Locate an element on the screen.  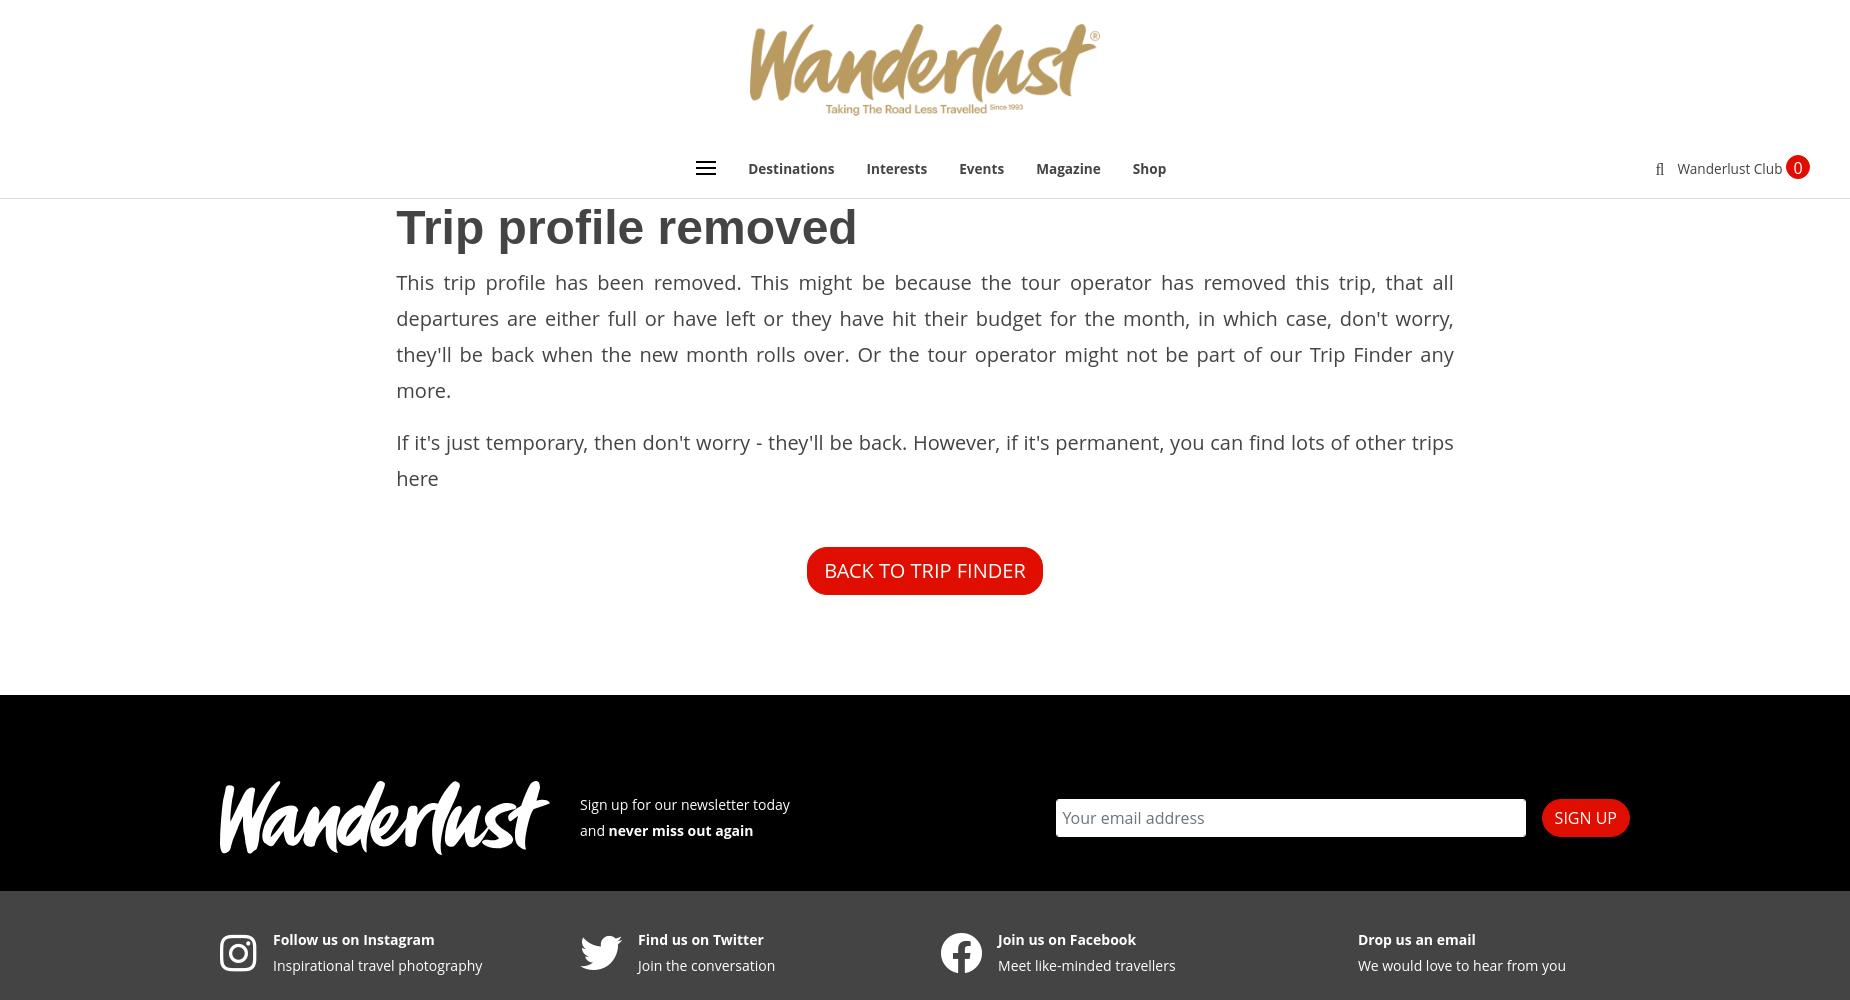
'Shop' is located at coordinates (1148, 167).